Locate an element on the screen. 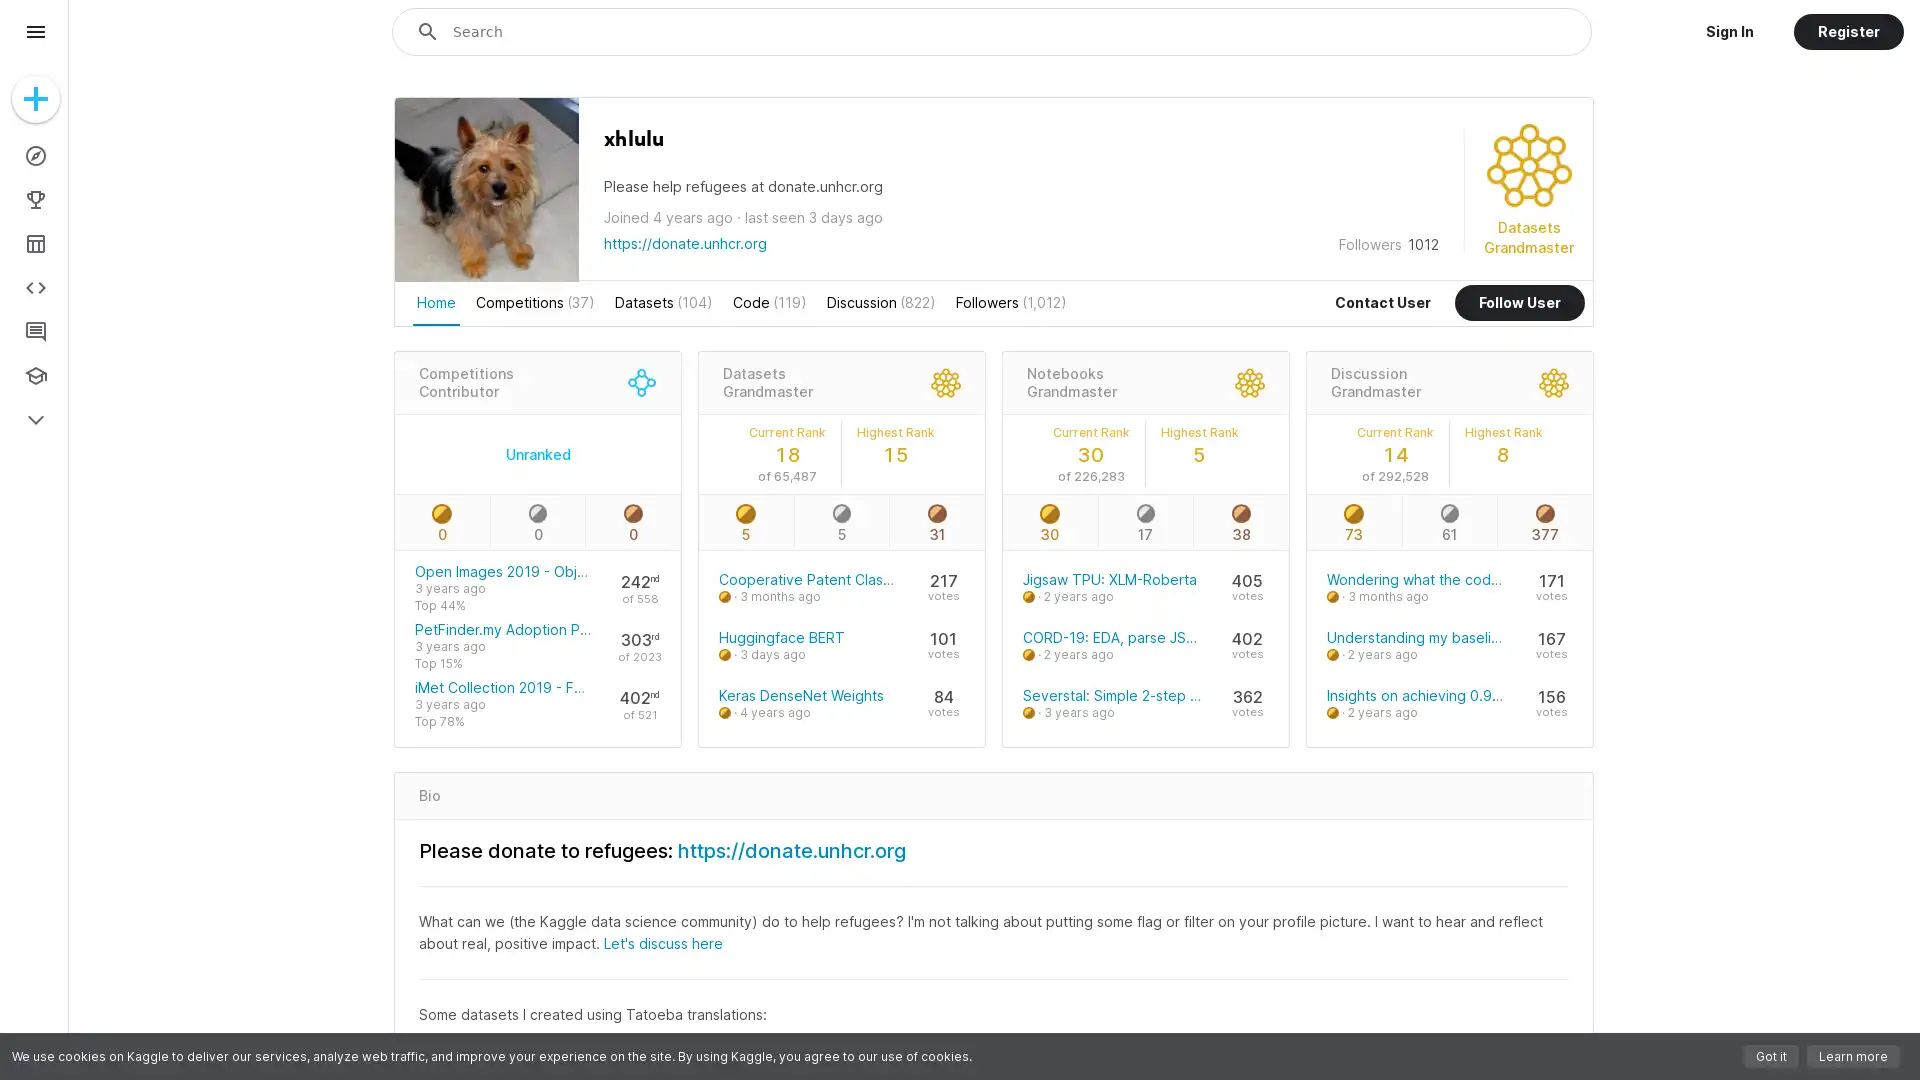 The height and width of the screenshot is (1080, 1920). Sign In is located at coordinates (1728, 31).